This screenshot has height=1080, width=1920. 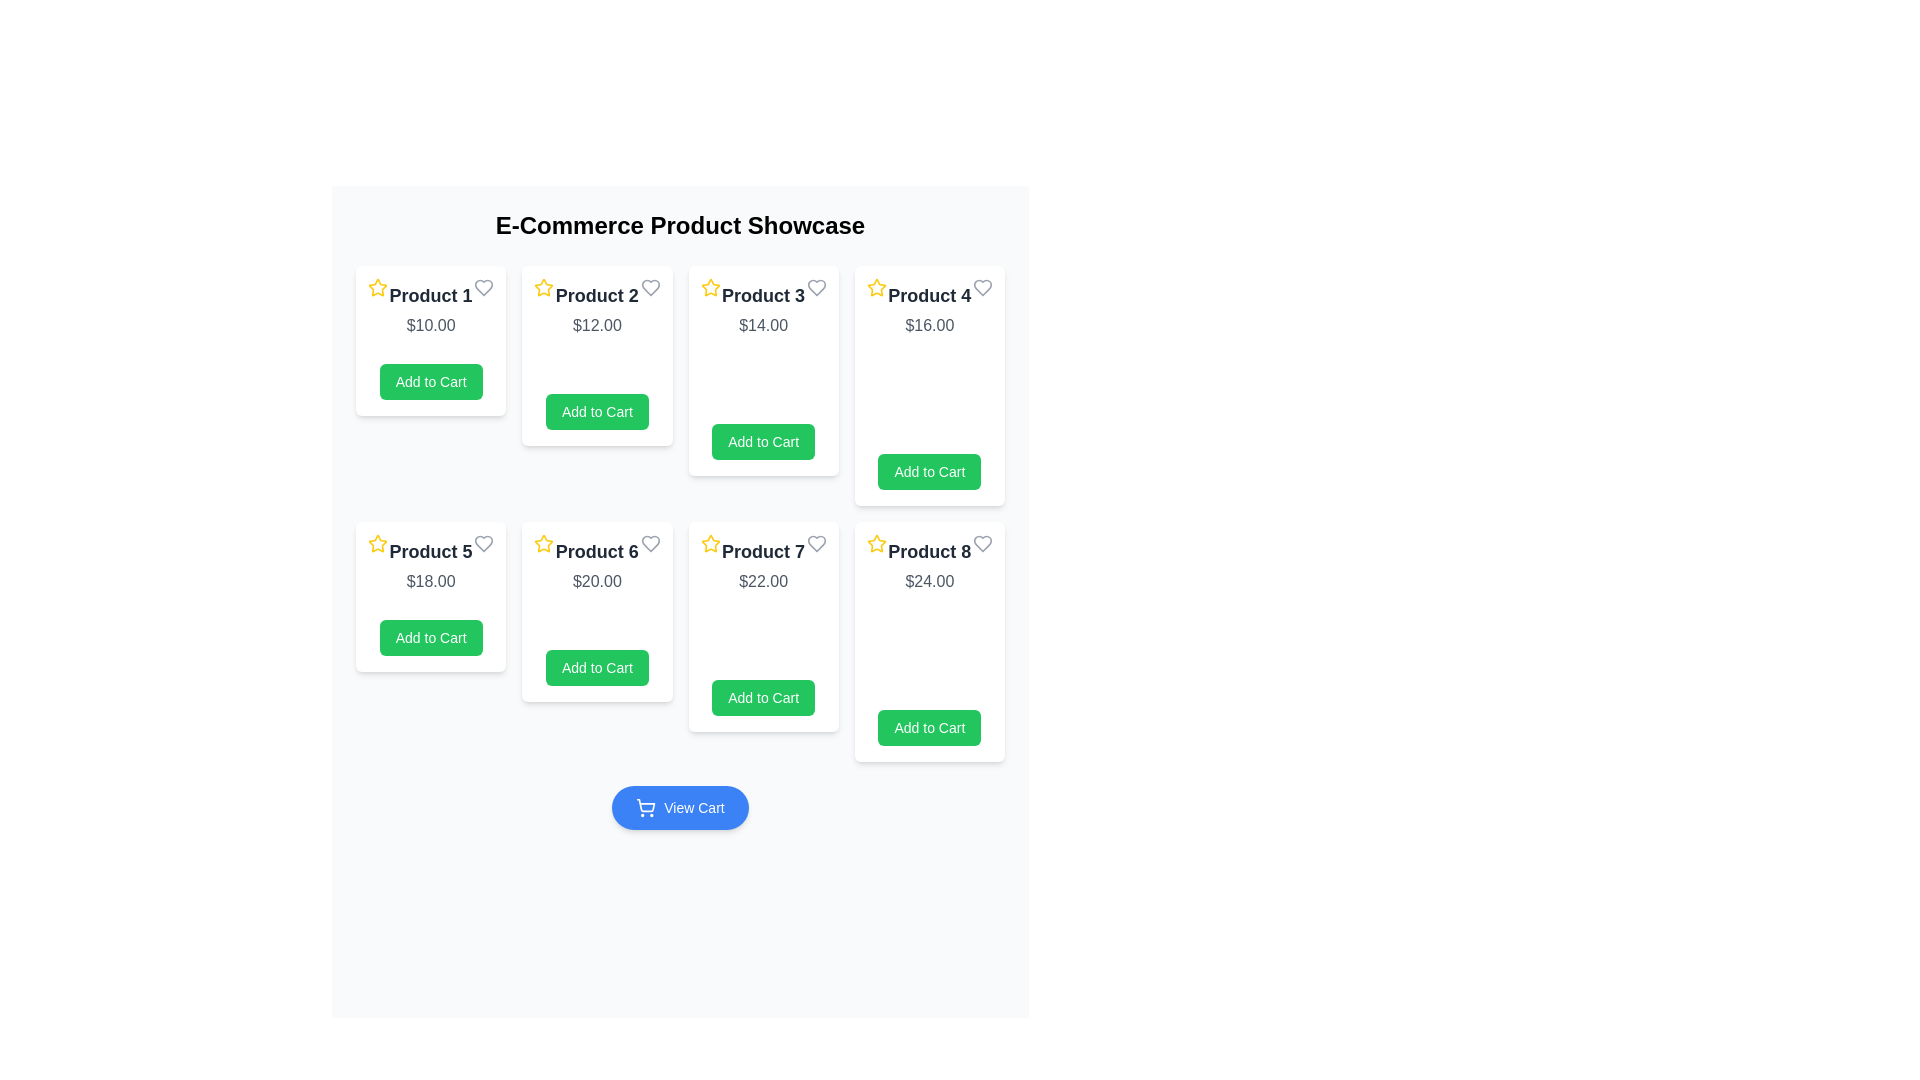 What do you see at coordinates (596, 411) in the screenshot?
I see `the 'Add to Cart' button for 'Product 2' to observe the hover effect` at bounding box center [596, 411].